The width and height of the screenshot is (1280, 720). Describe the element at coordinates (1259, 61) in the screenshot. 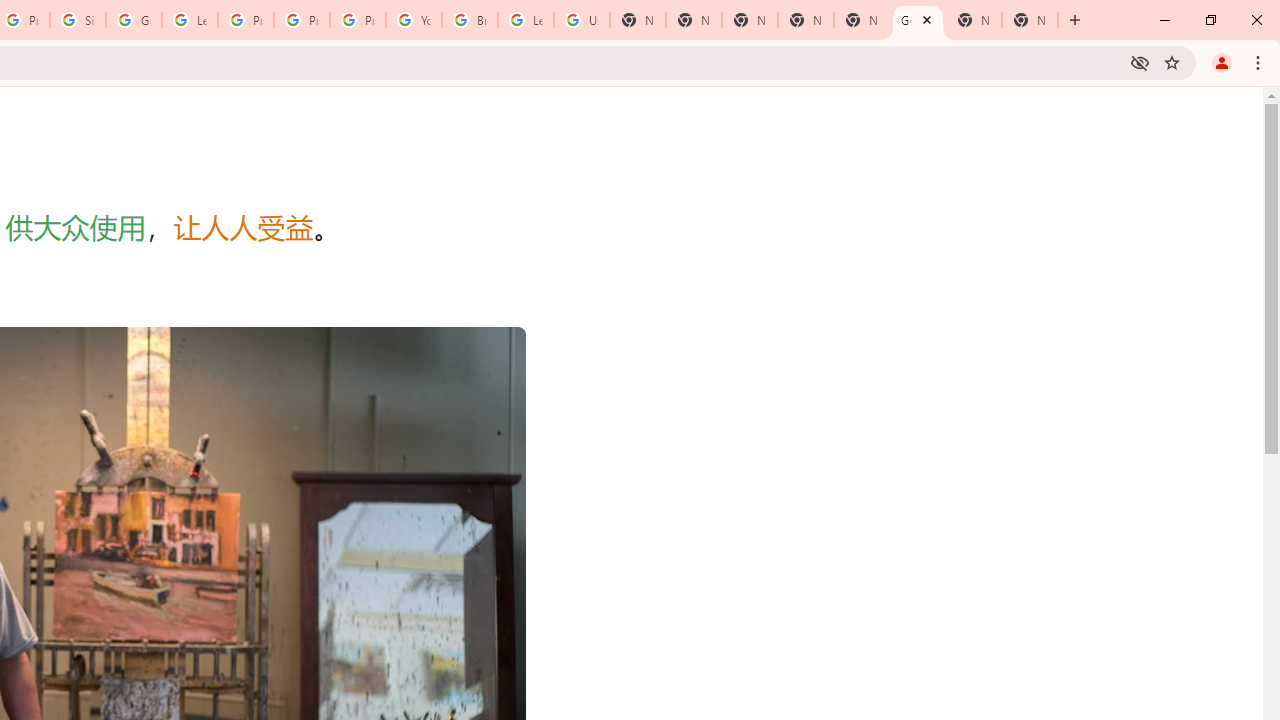

I see `'Chrome'` at that location.